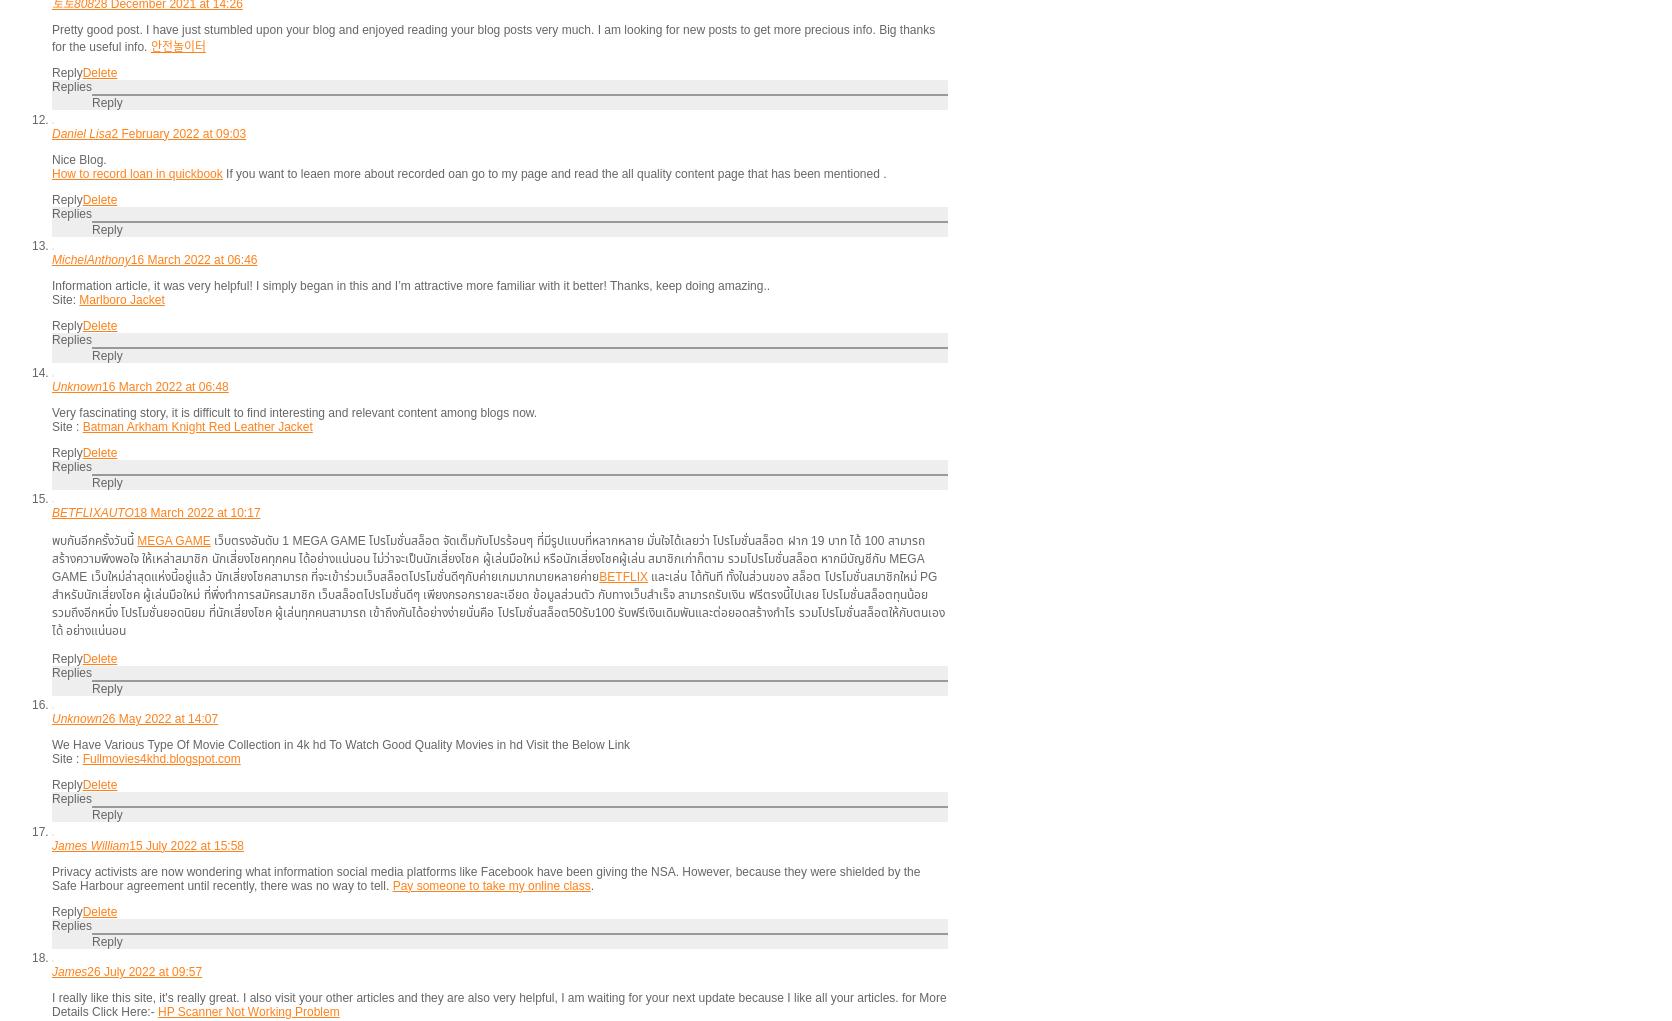 This screenshot has height=1021, width=1672. I want to click on '2 February 2022 at 09:03', so click(177, 133).